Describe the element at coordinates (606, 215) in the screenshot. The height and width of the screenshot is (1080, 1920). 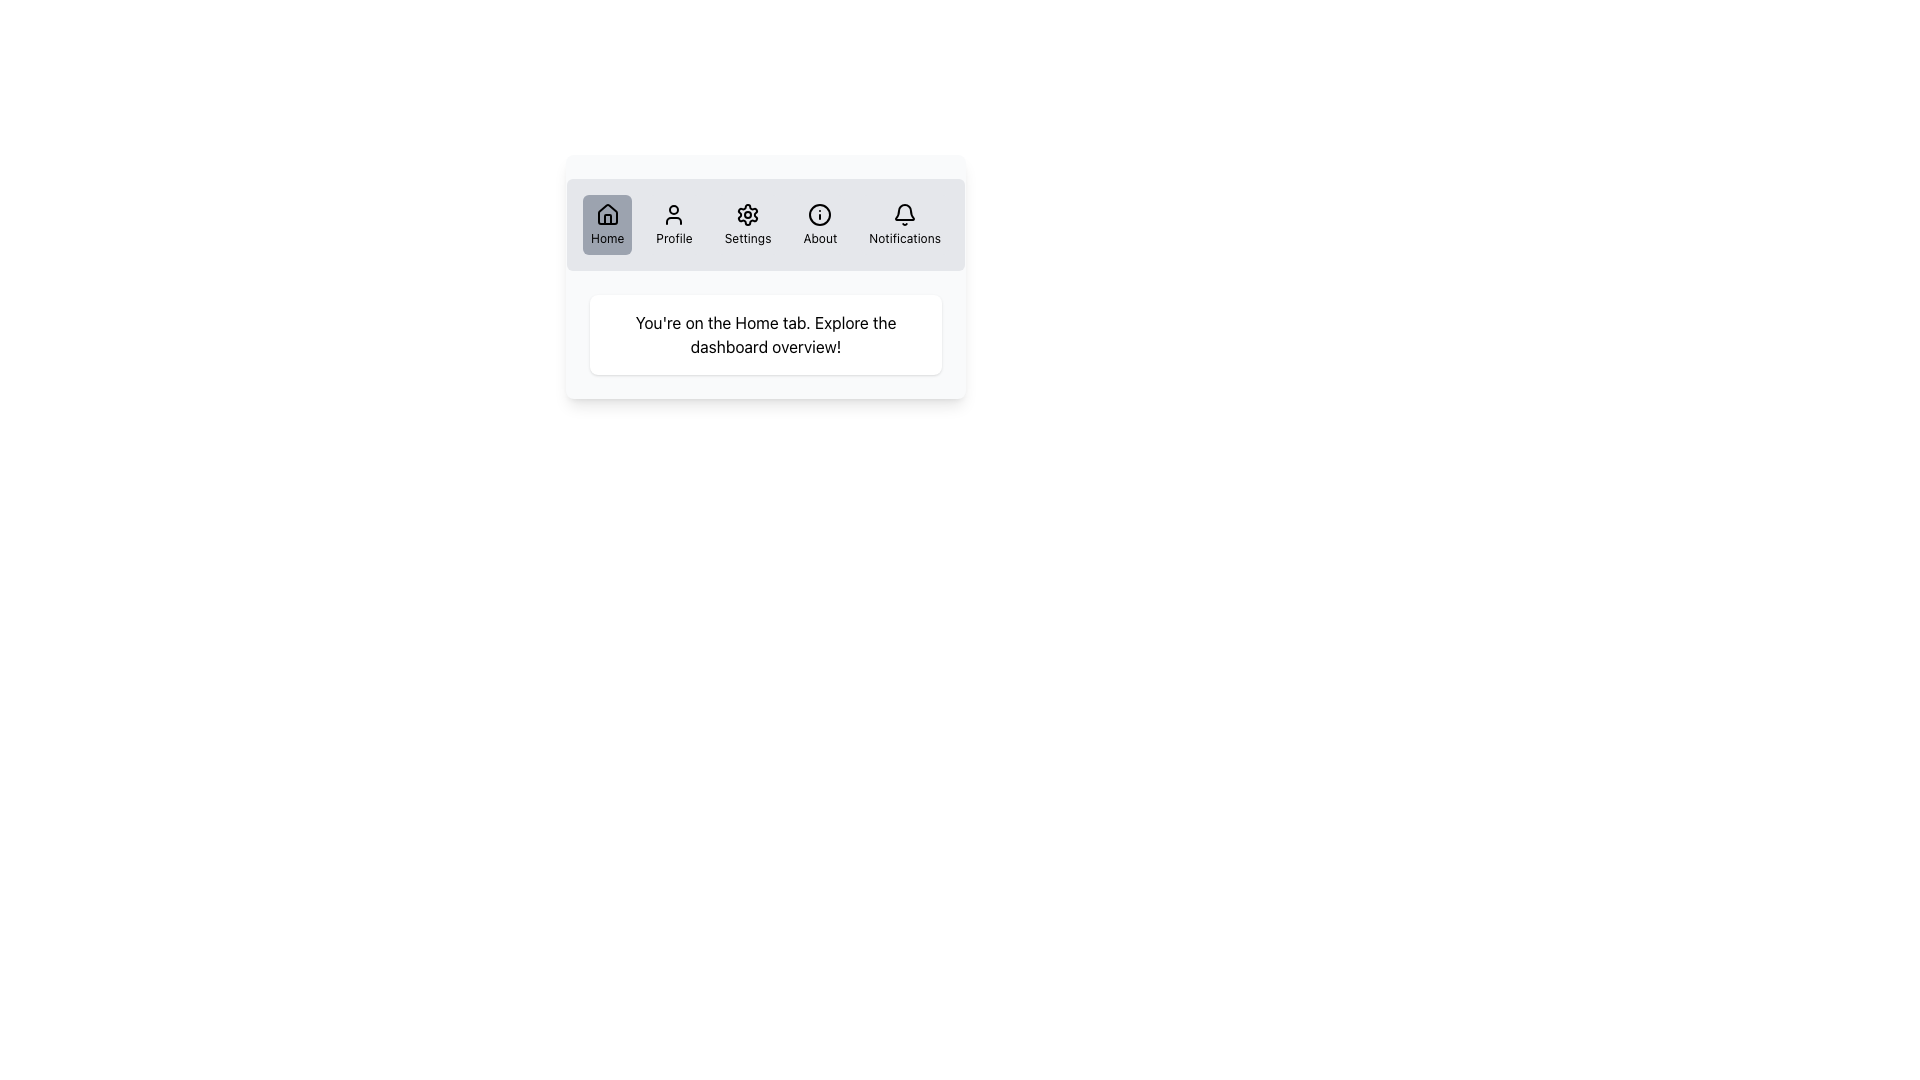
I see `the SVG graphic icon of a house` at that location.